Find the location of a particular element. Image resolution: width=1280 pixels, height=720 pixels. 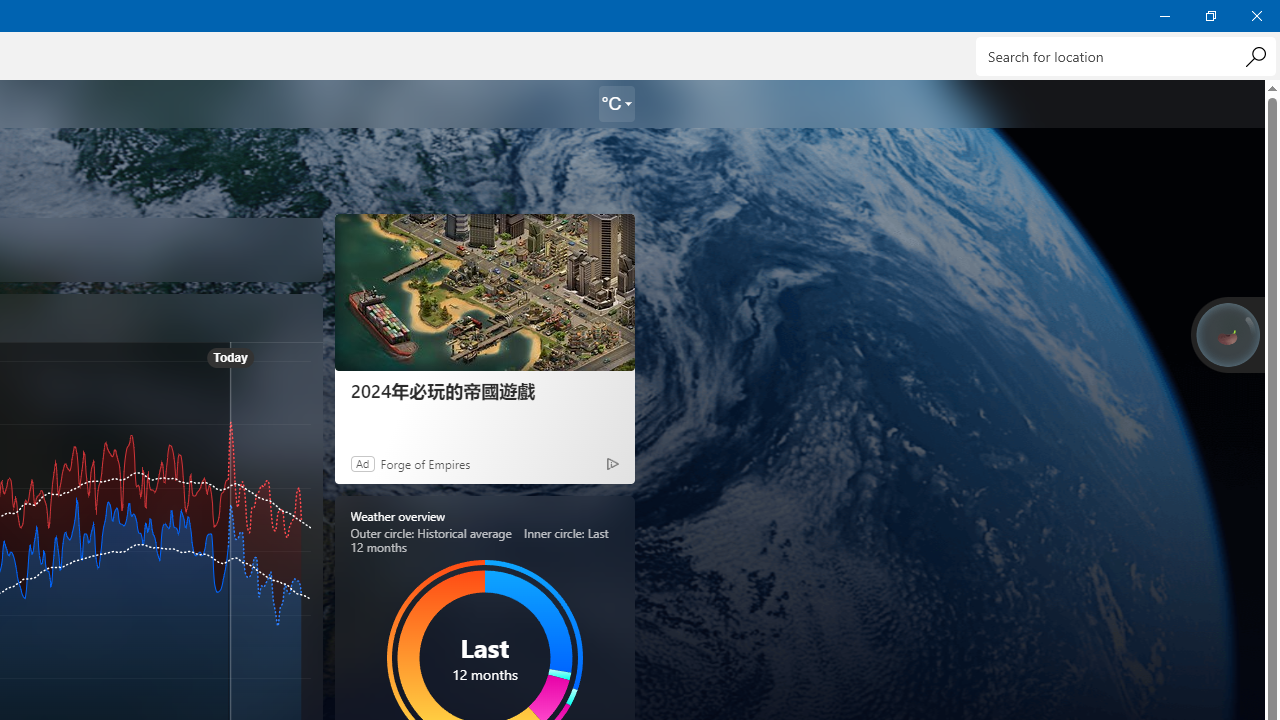

'Restore Weather' is located at coordinates (1209, 15).